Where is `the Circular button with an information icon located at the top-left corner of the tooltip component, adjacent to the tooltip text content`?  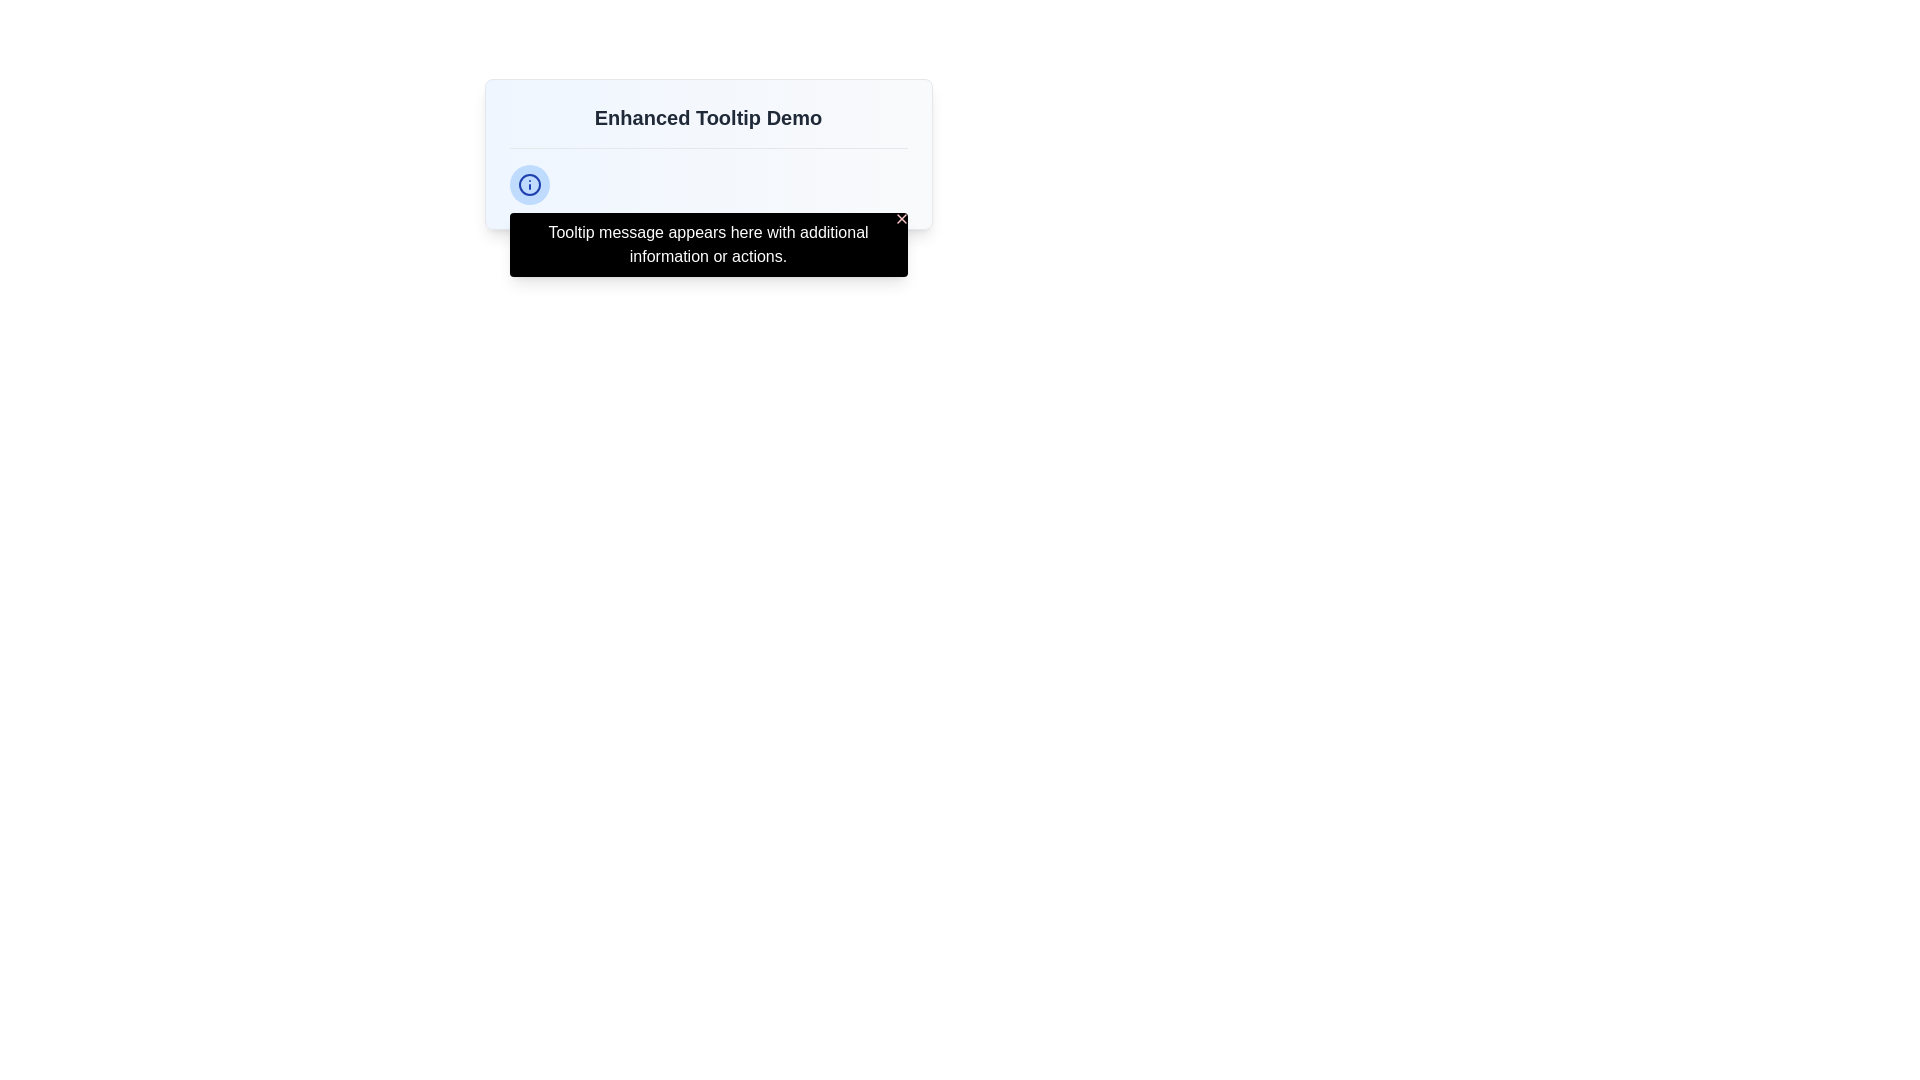
the Circular button with an information icon located at the top-left corner of the tooltip component, adjacent to the tooltip text content is located at coordinates (529, 185).